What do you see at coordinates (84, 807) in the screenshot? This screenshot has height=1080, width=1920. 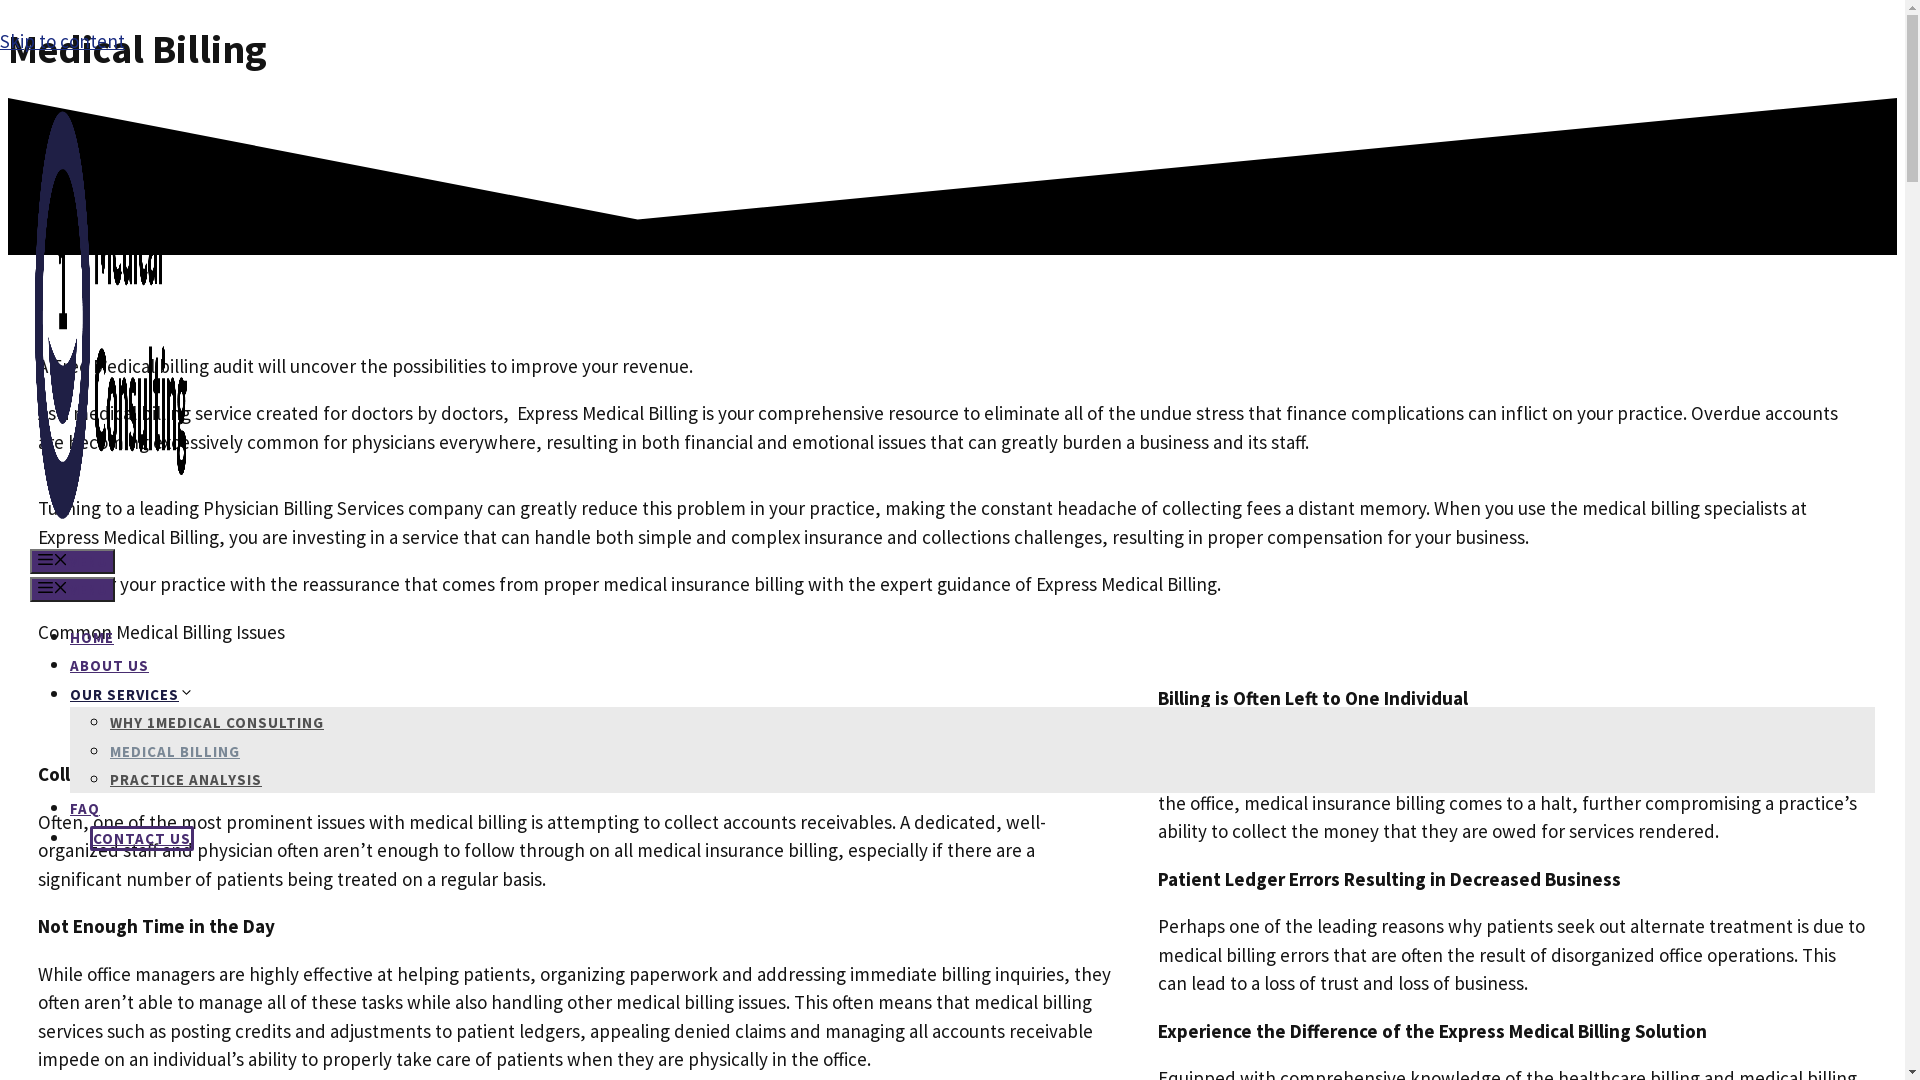 I see `'FAQ'` at bounding box center [84, 807].